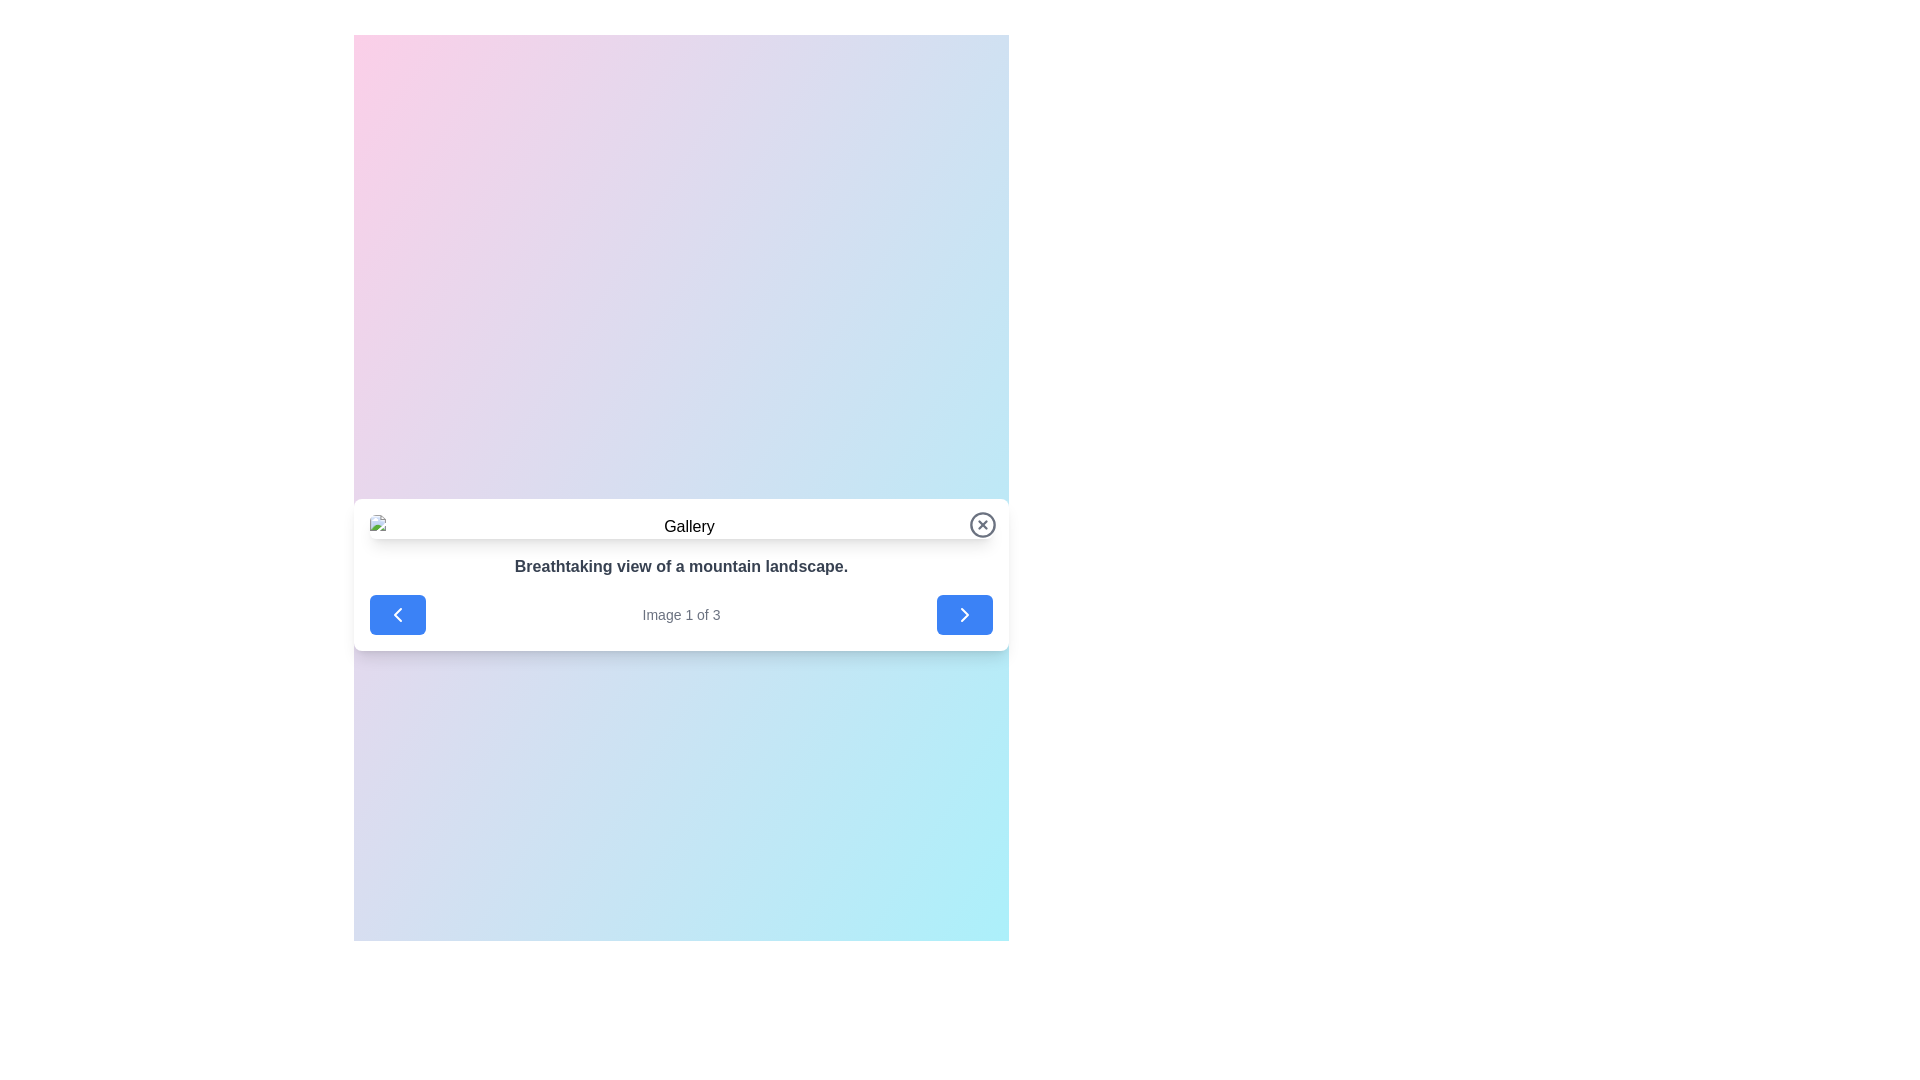  Describe the element at coordinates (964, 613) in the screenshot. I see `the blue rectangular button with a white right-pointing chevron icon` at that location.